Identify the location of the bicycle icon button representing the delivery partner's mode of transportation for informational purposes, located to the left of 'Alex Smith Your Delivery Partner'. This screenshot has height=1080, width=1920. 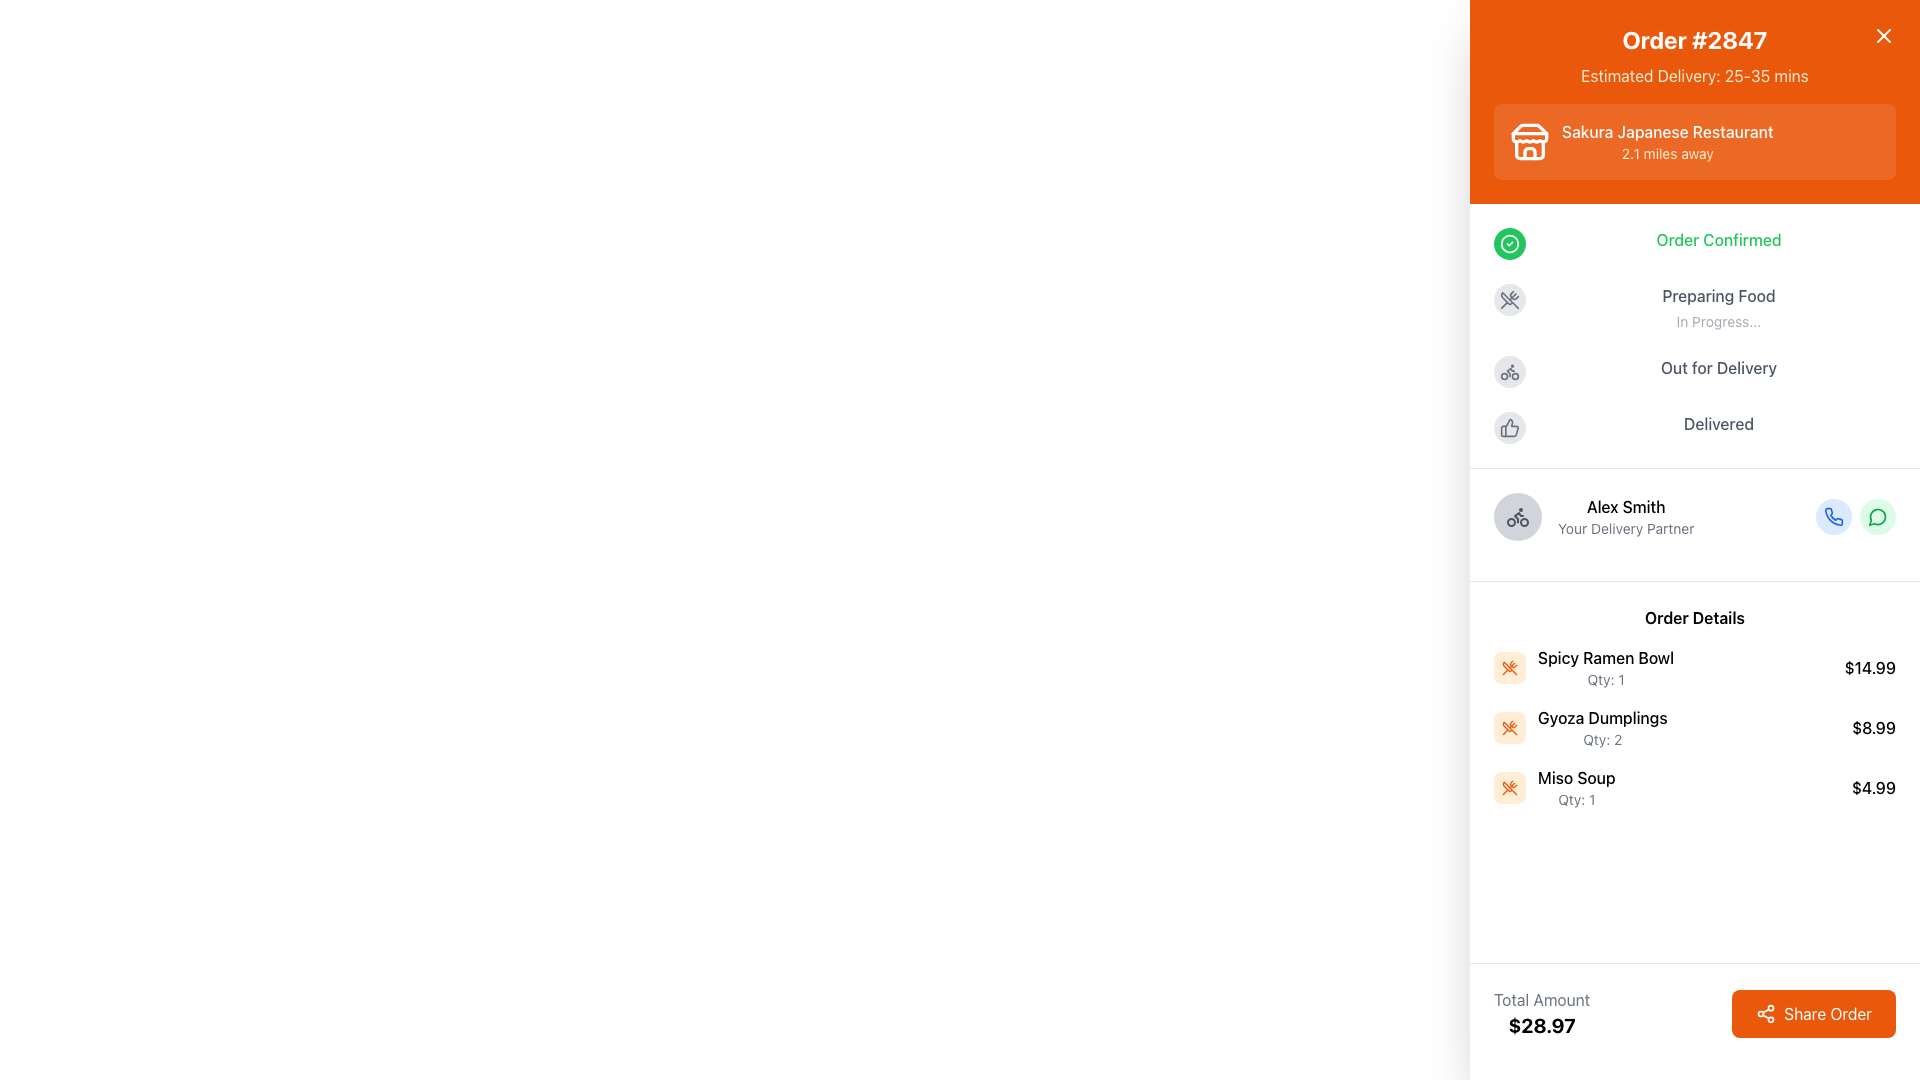
(1517, 515).